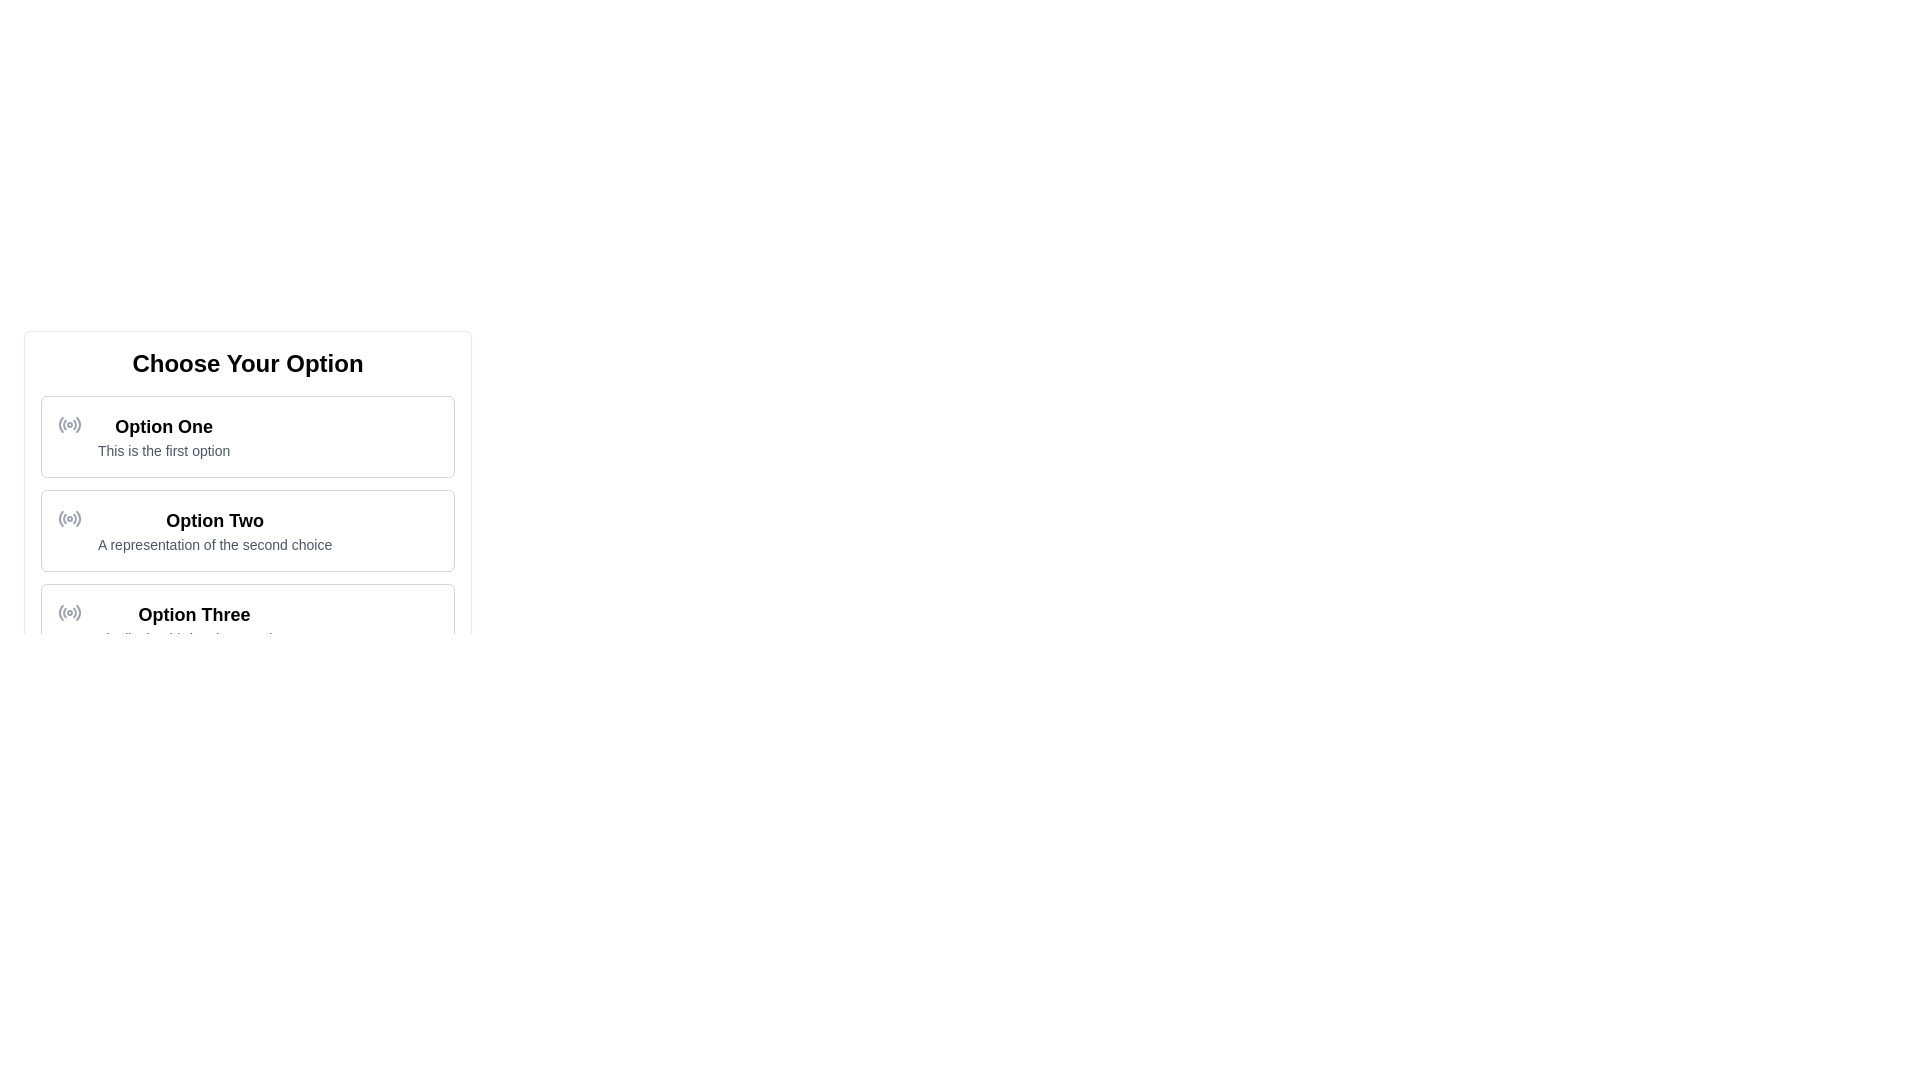 This screenshot has height=1080, width=1920. What do you see at coordinates (247, 530) in the screenshot?
I see `the second radio button option in the list` at bounding box center [247, 530].